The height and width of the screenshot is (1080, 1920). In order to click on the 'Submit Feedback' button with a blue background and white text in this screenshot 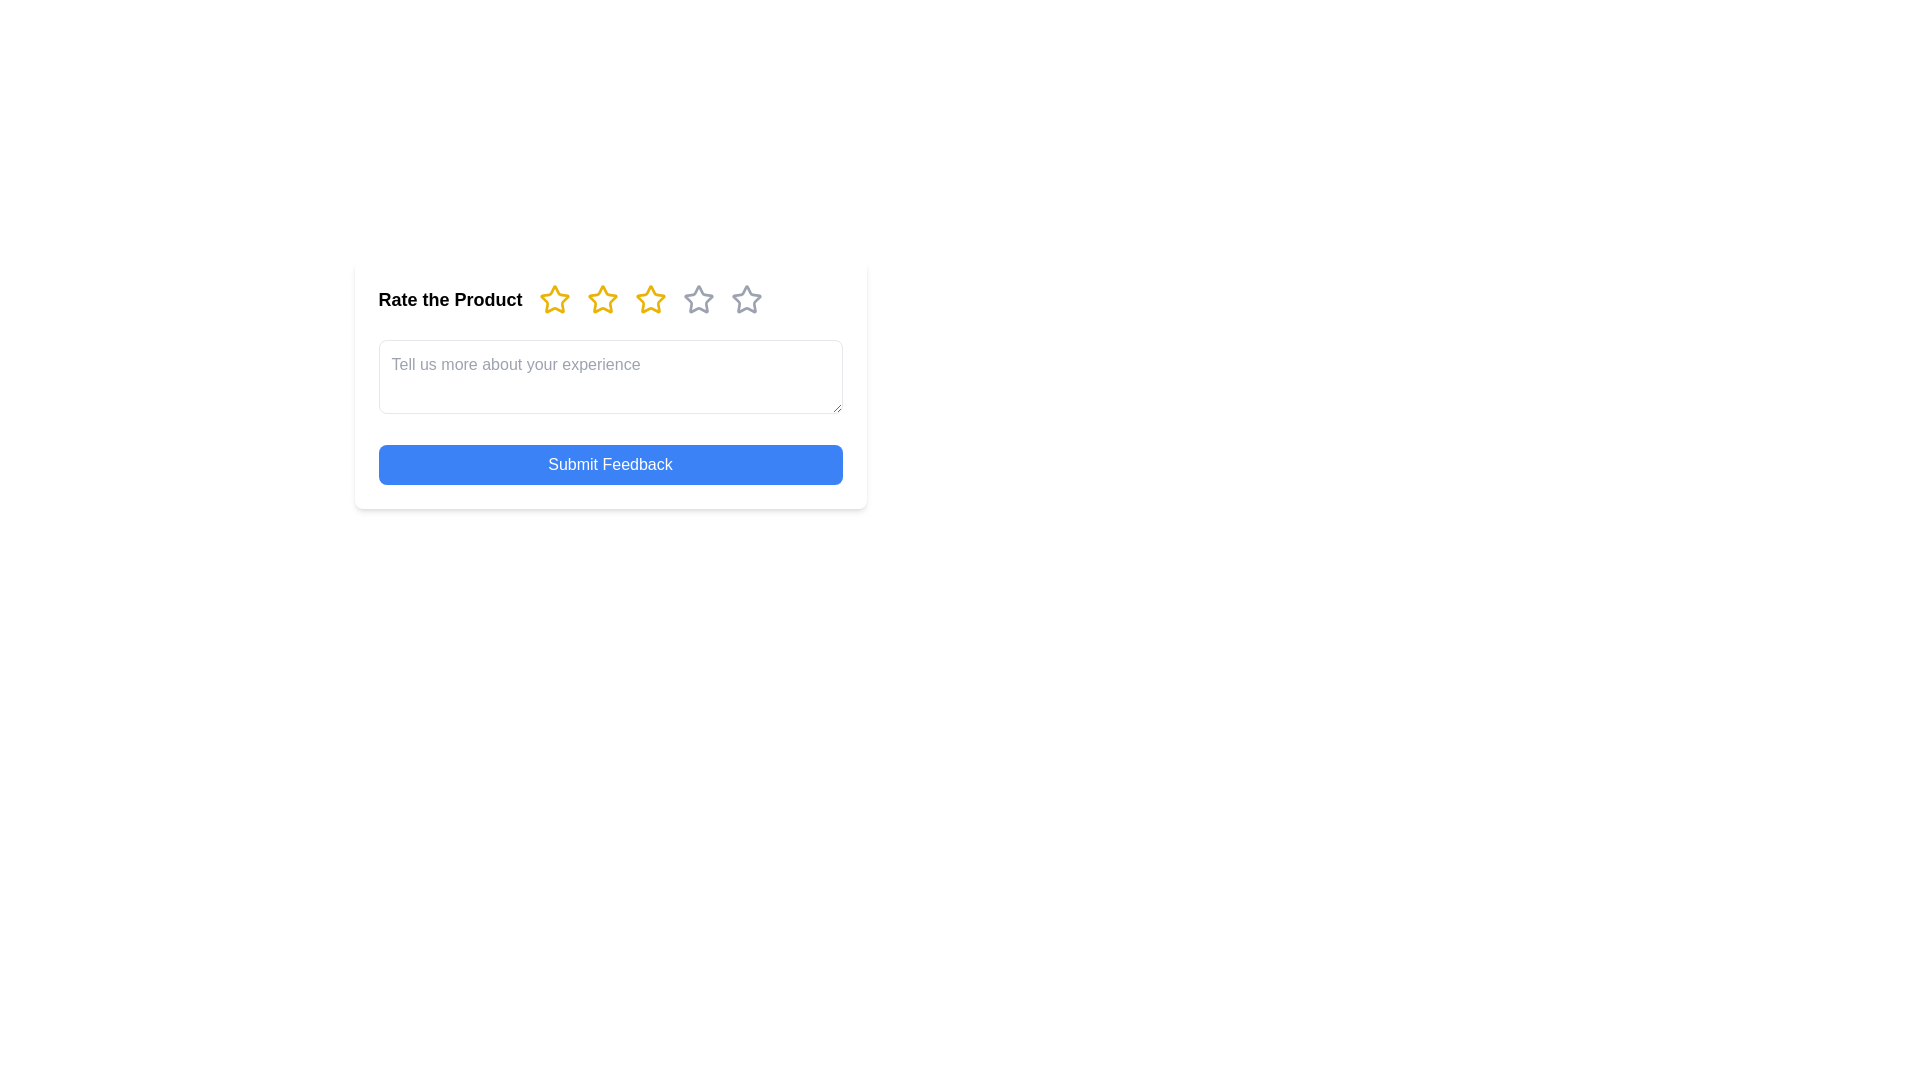, I will do `click(609, 465)`.